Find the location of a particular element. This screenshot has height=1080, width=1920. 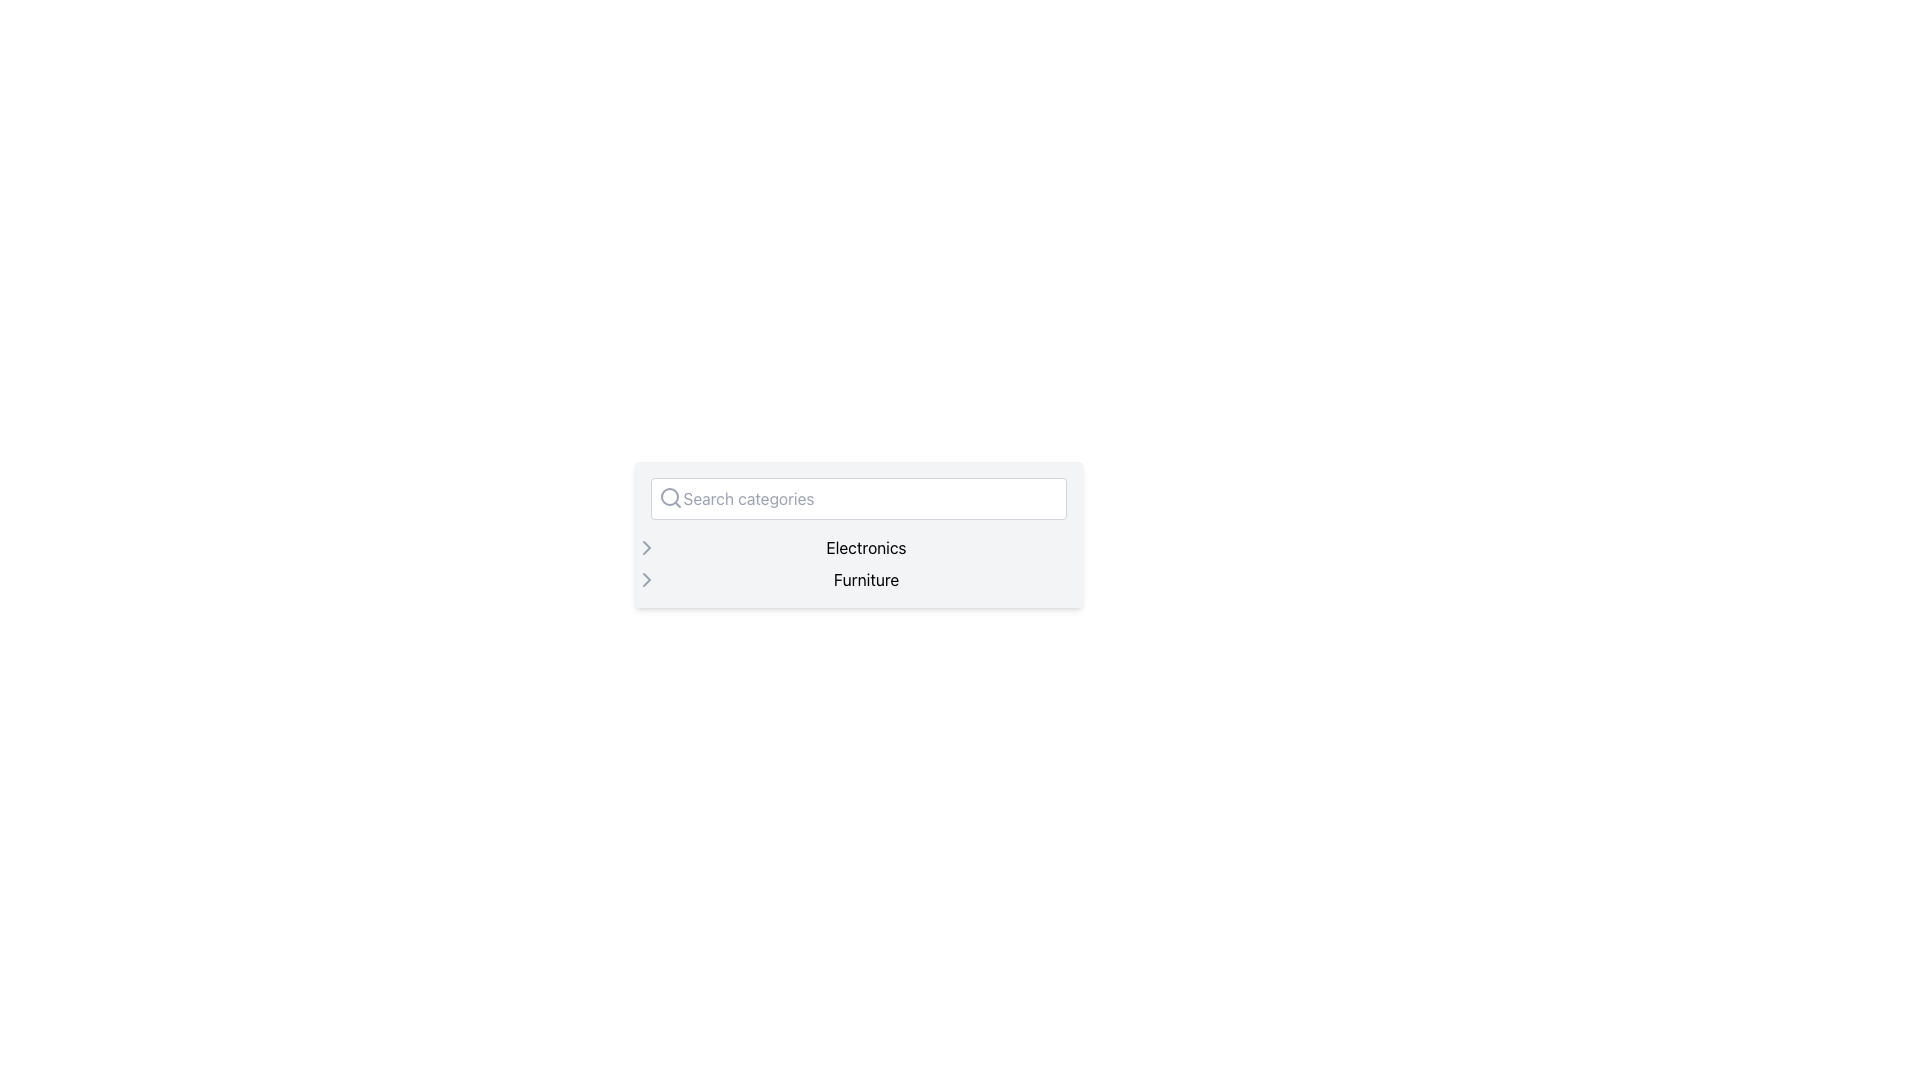

the circular SVG element located within the search icon, which is positioned to the left of the 'Search categories' input field is located at coordinates (669, 496).